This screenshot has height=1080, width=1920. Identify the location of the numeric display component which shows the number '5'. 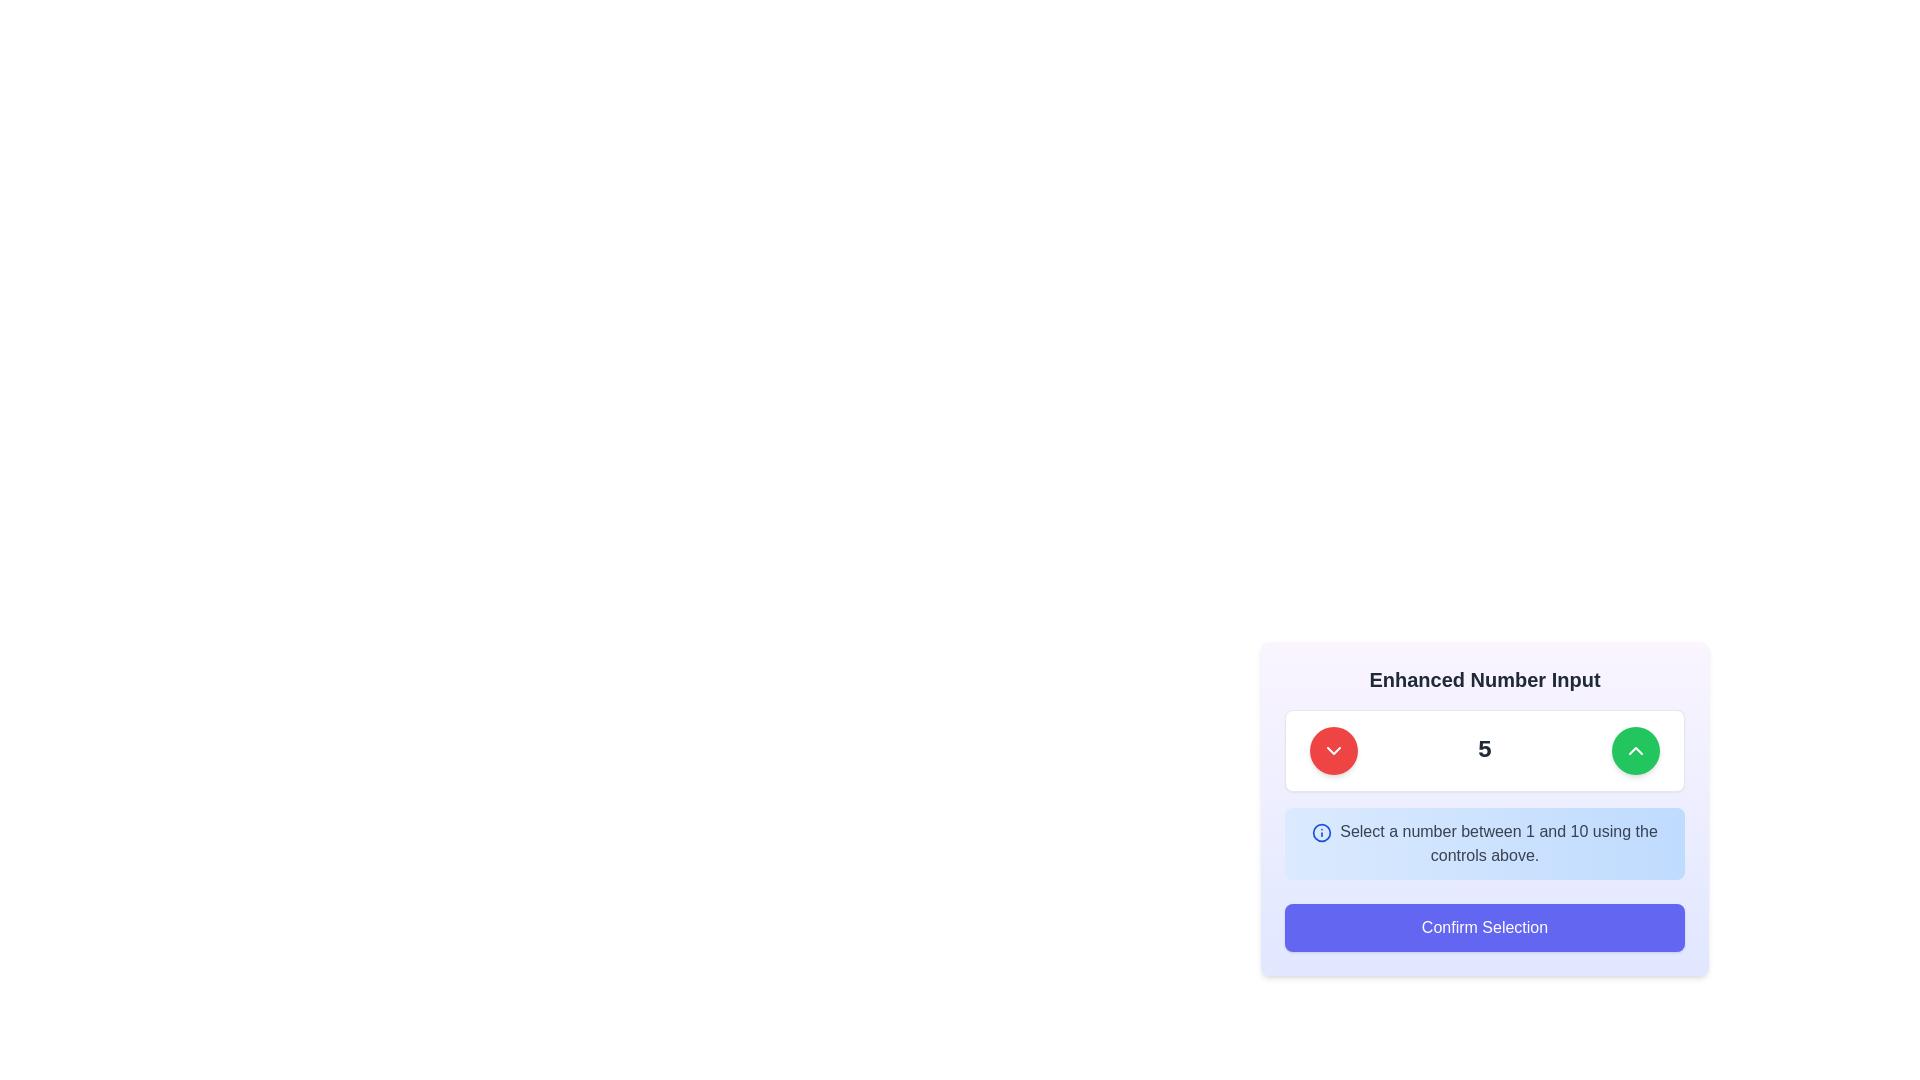
(1484, 751).